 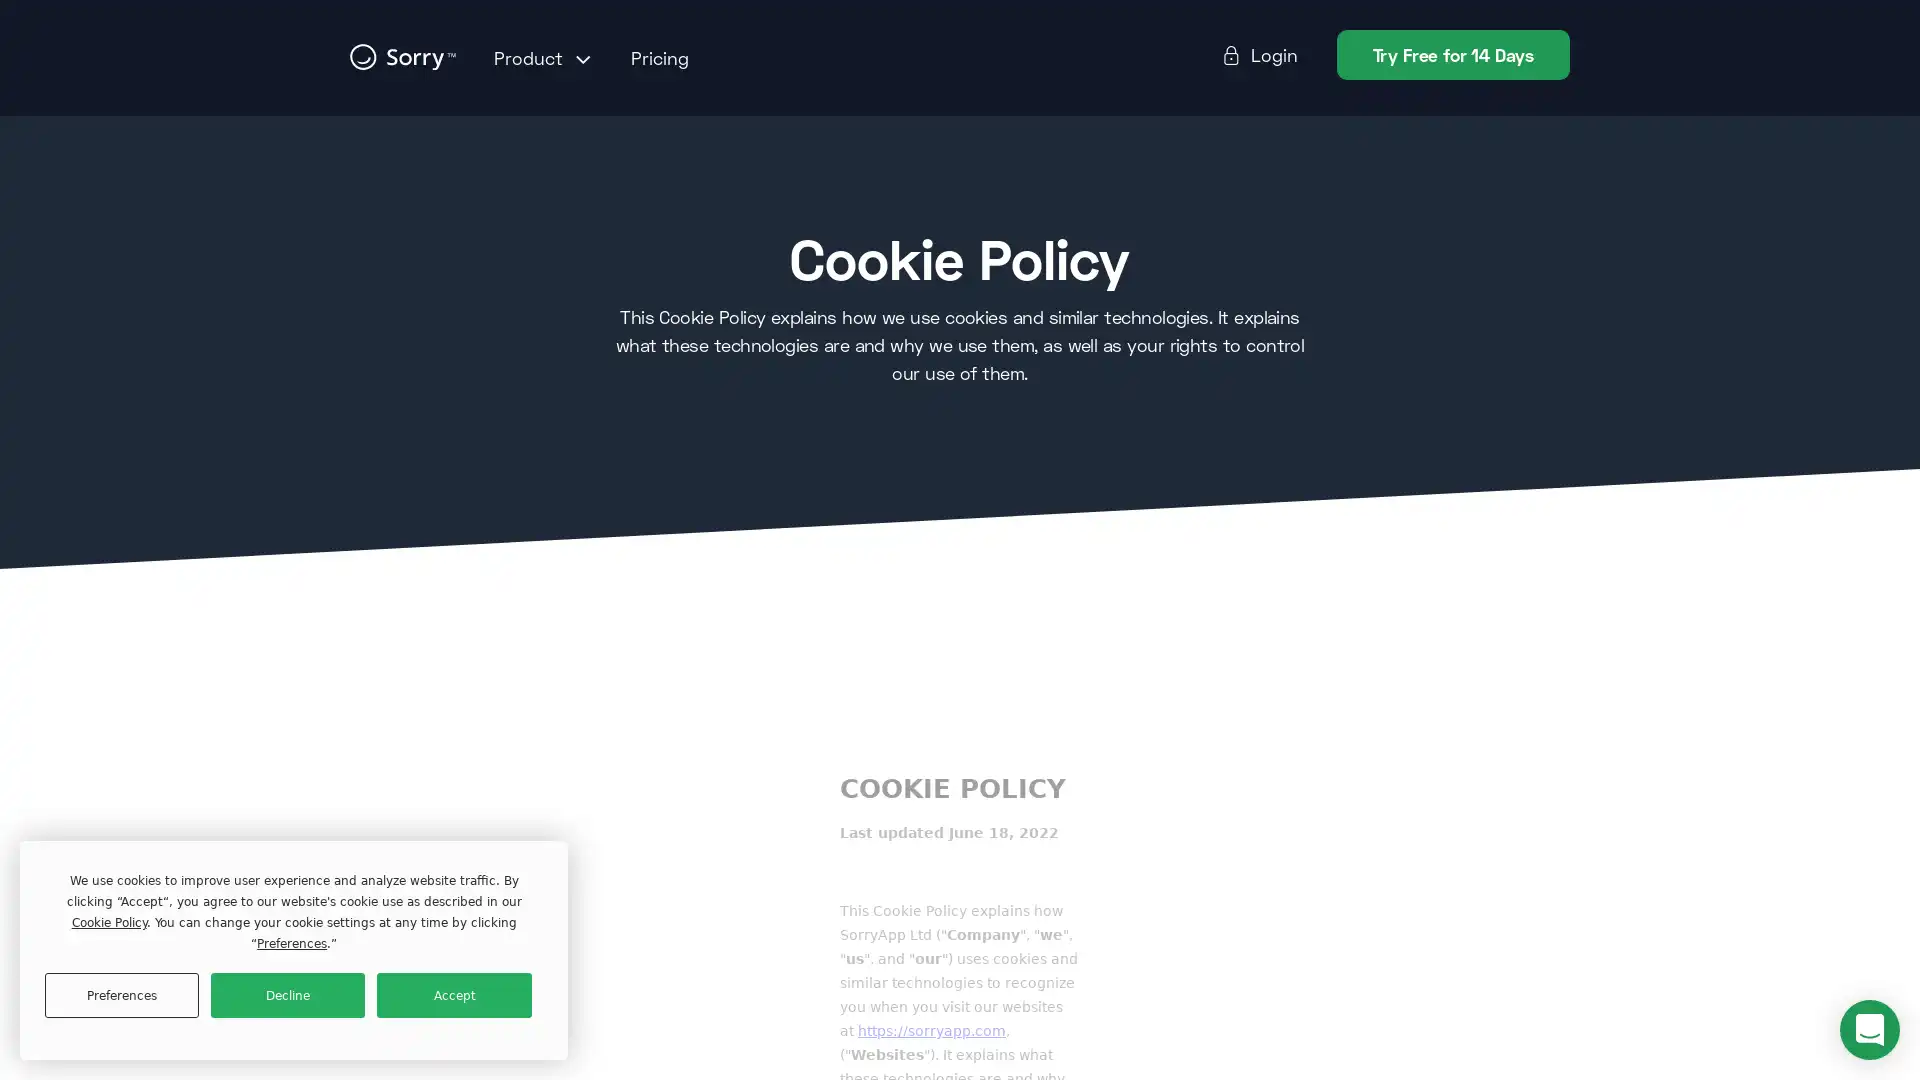 I want to click on Decline, so click(x=287, y=995).